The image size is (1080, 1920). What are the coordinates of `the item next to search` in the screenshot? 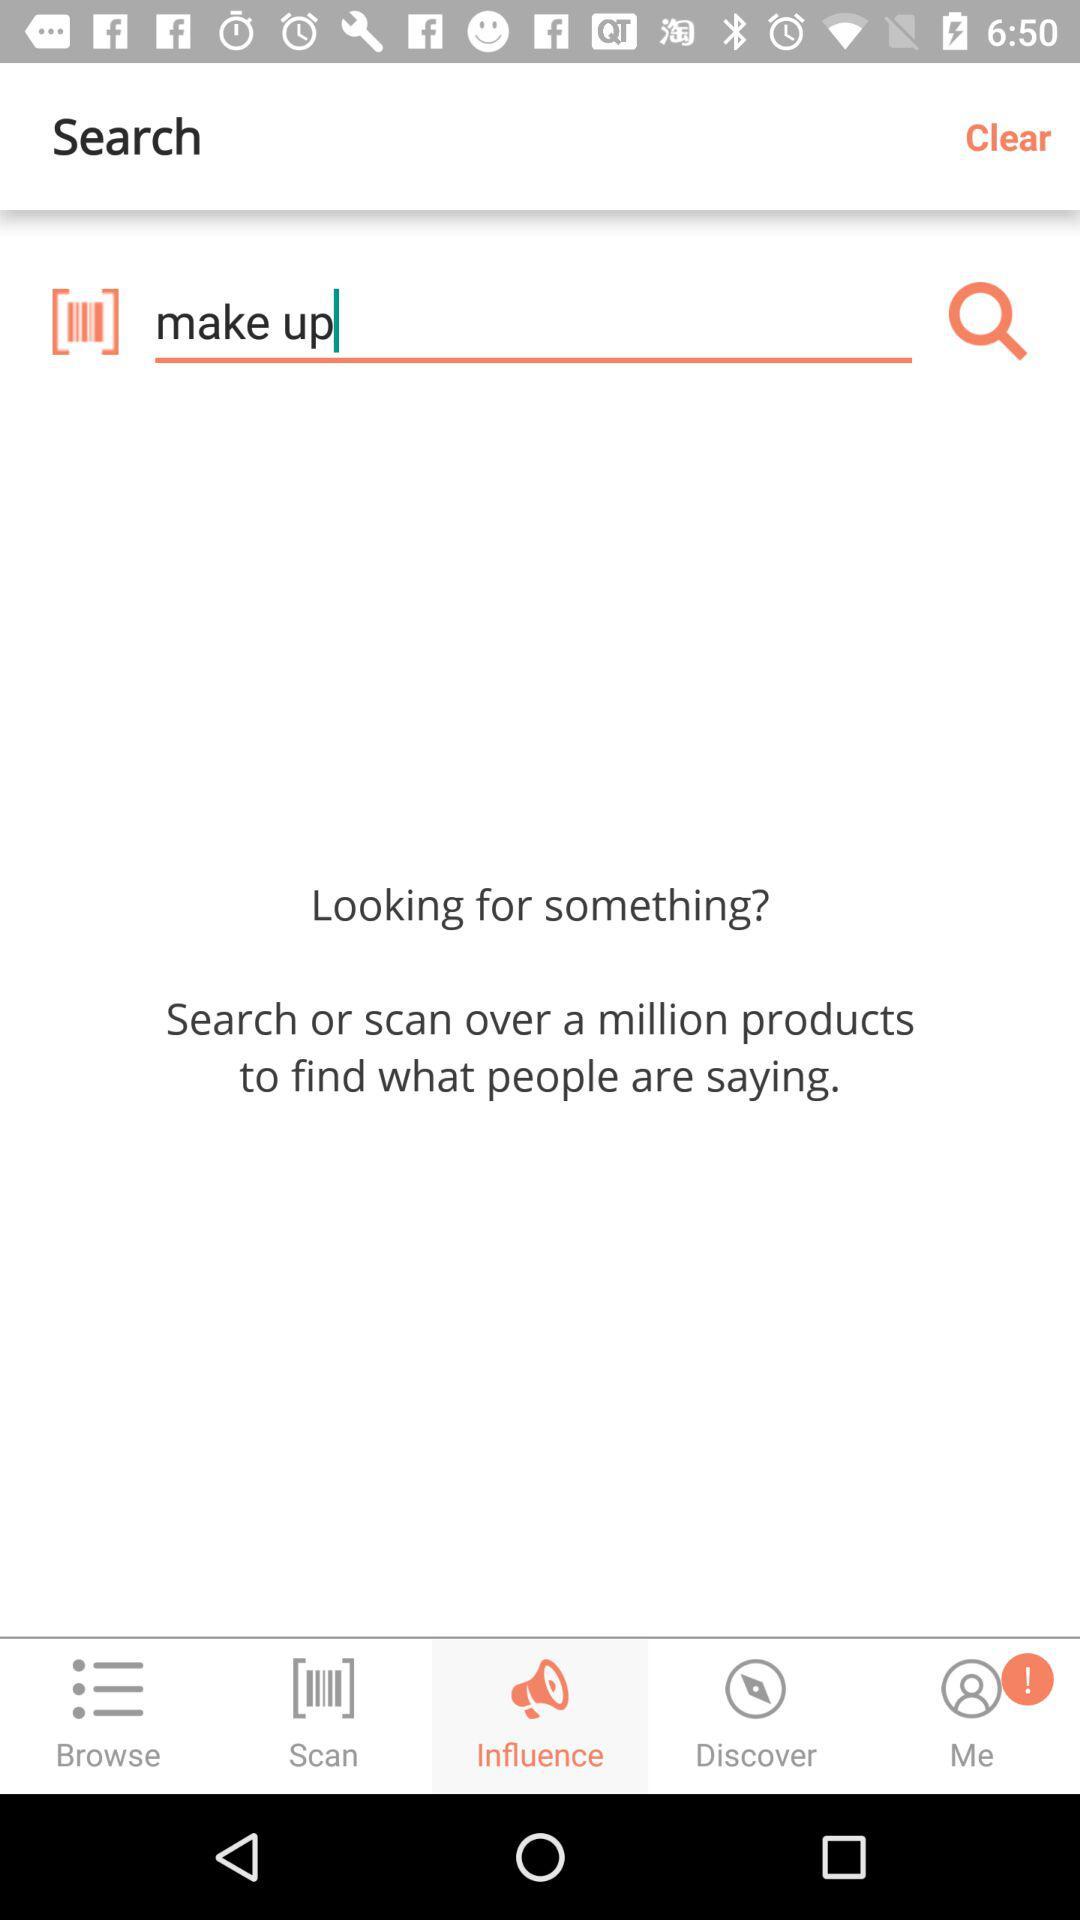 It's located at (1015, 135).